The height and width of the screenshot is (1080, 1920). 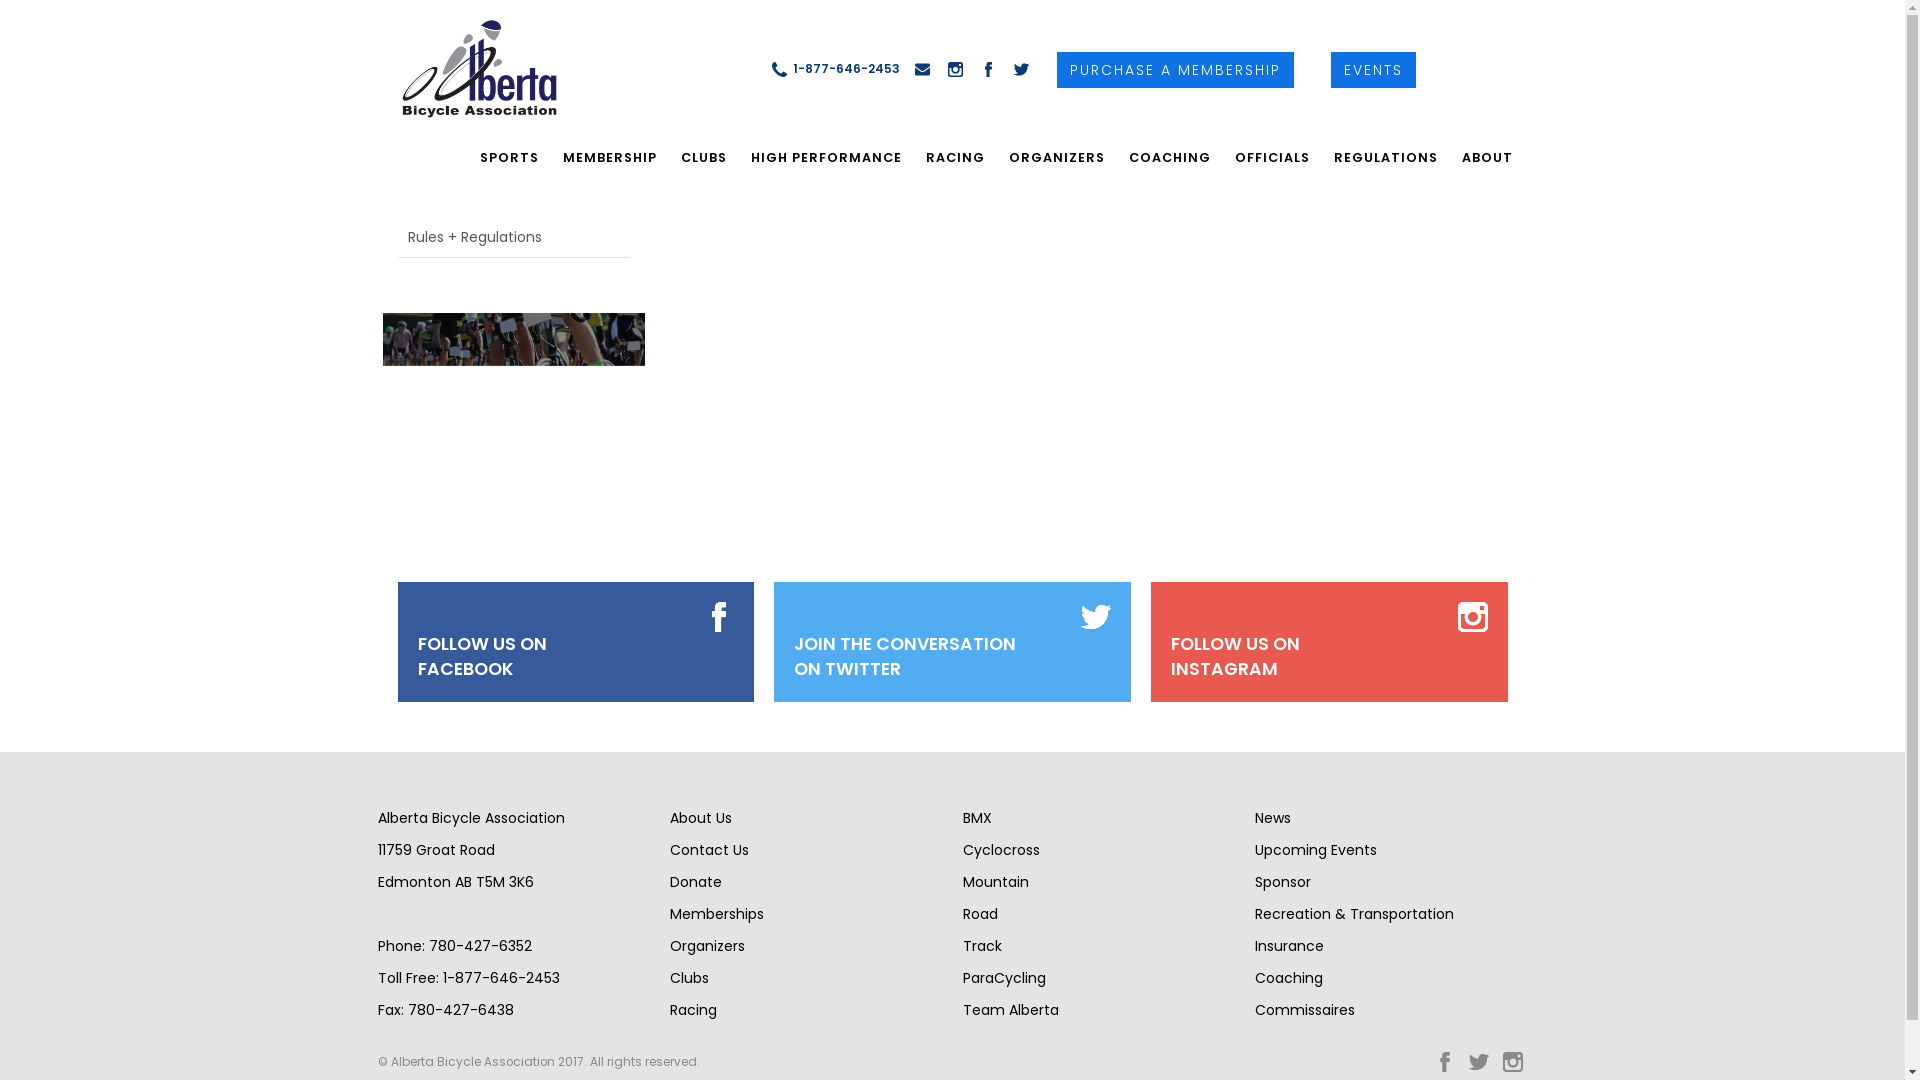 What do you see at coordinates (954, 157) in the screenshot?
I see `'RACING'` at bounding box center [954, 157].